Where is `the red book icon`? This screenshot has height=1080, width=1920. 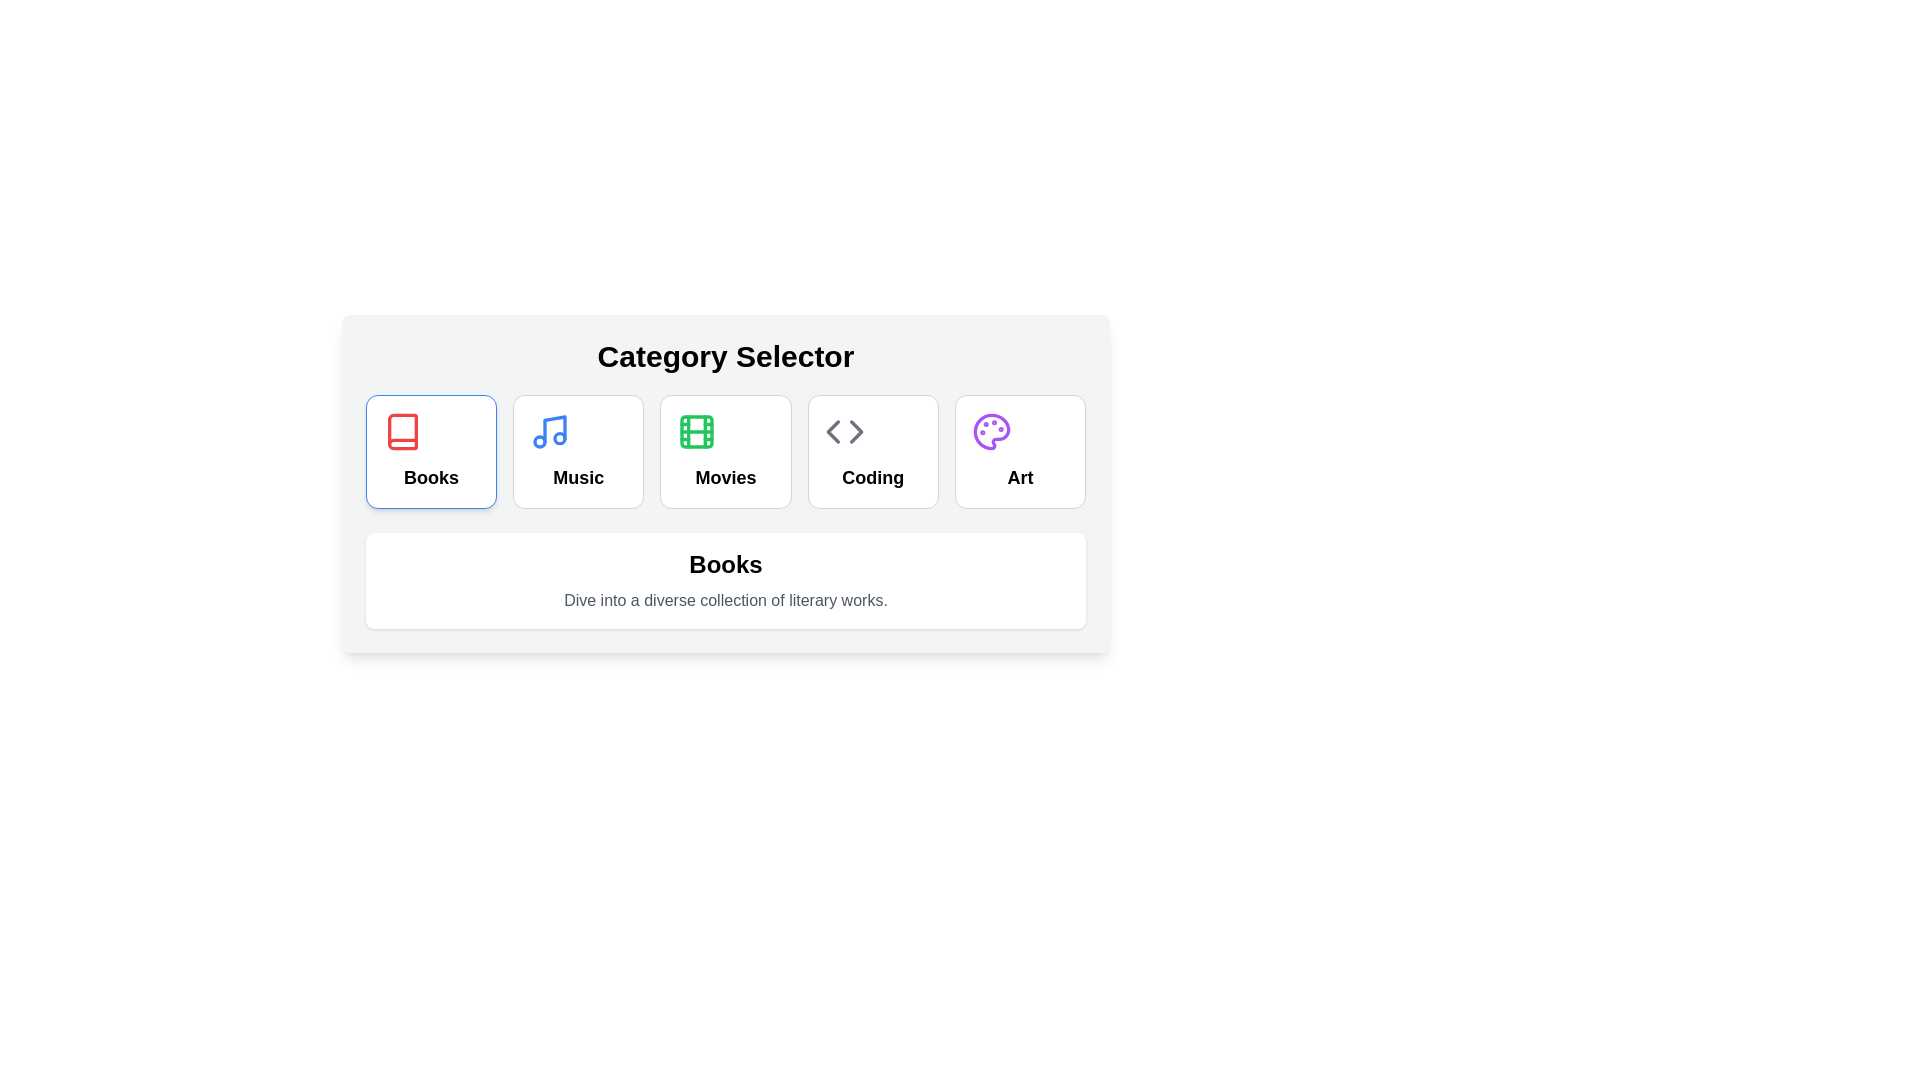 the red book icon is located at coordinates (402, 431).